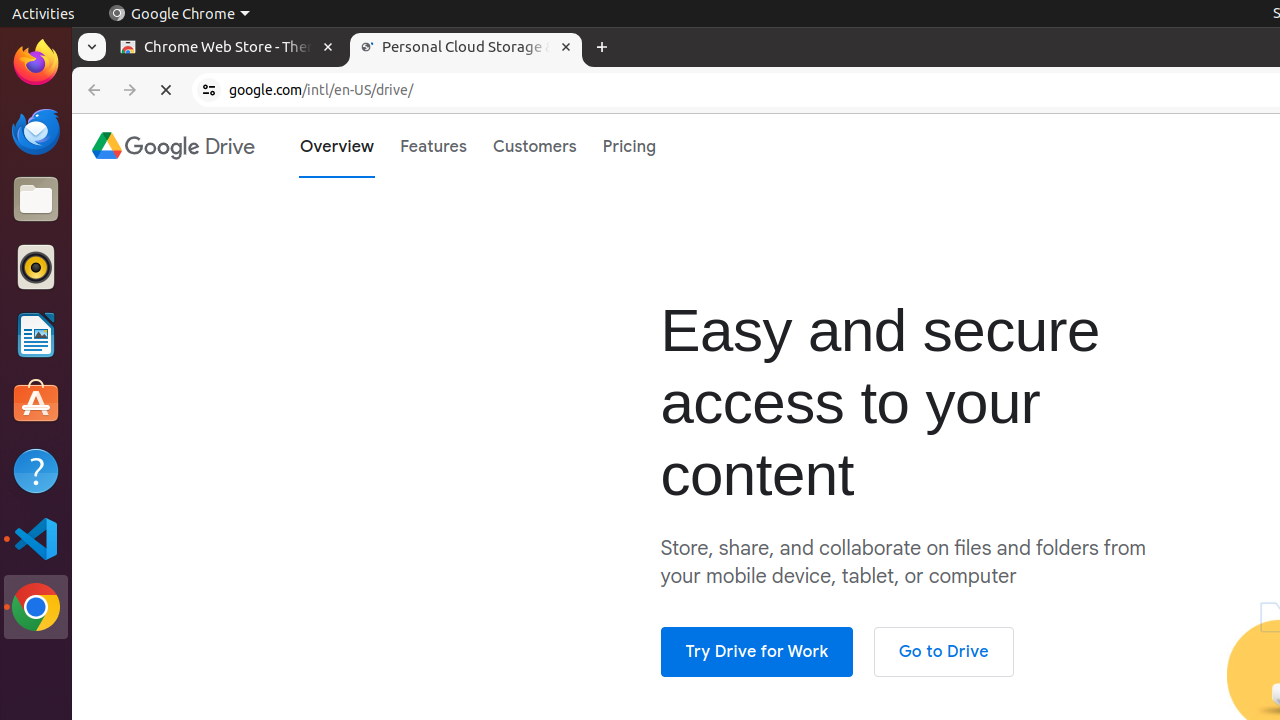 This screenshot has height=720, width=1280. Describe the element at coordinates (35, 130) in the screenshot. I see `'Thunderbird Mail'` at that location.